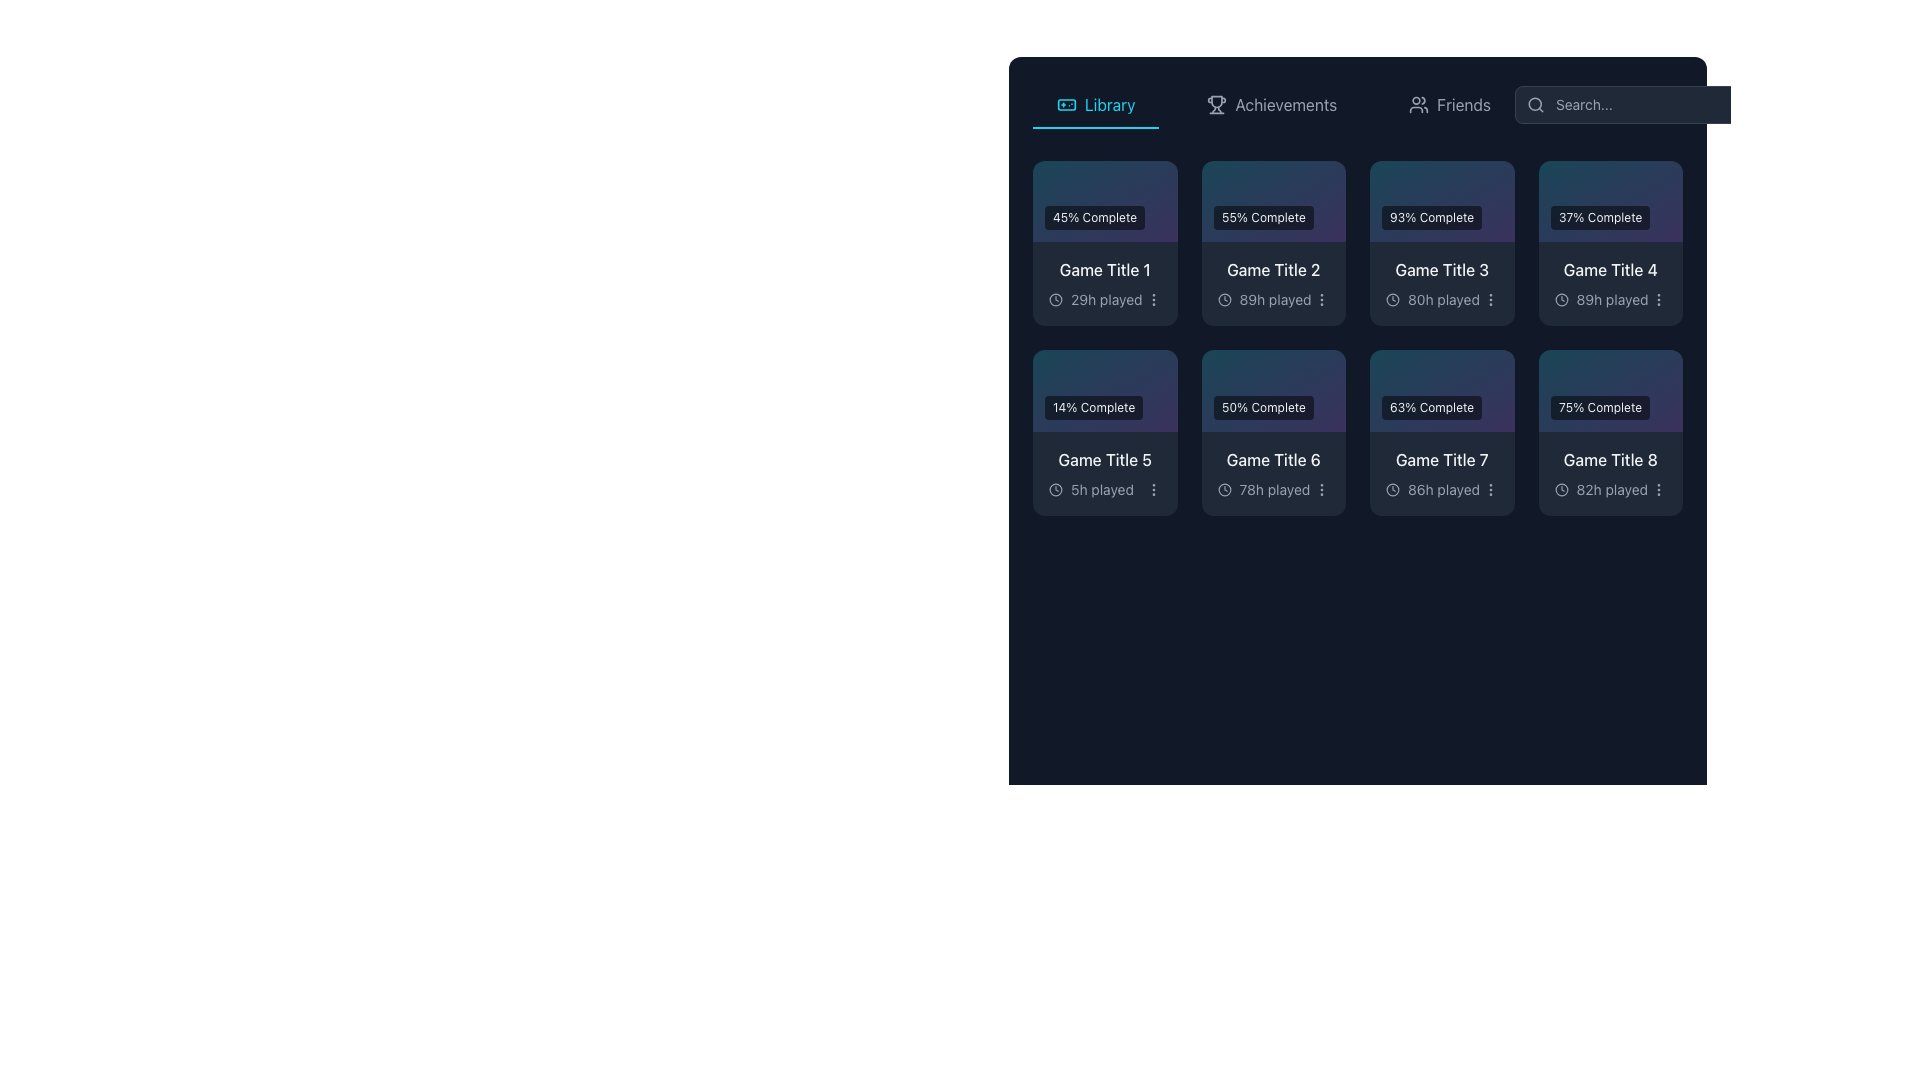 The width and height of the screenshot is (1920, 1080). What do you see at coordinates (1274, 300) in the screenshot?
I see `the Text Label that indicates the total duration the user has played a specific game, located below the '55% Complete' label and next to a clock icon under 'Game Title 2'` at bounding box center [1274, 300].